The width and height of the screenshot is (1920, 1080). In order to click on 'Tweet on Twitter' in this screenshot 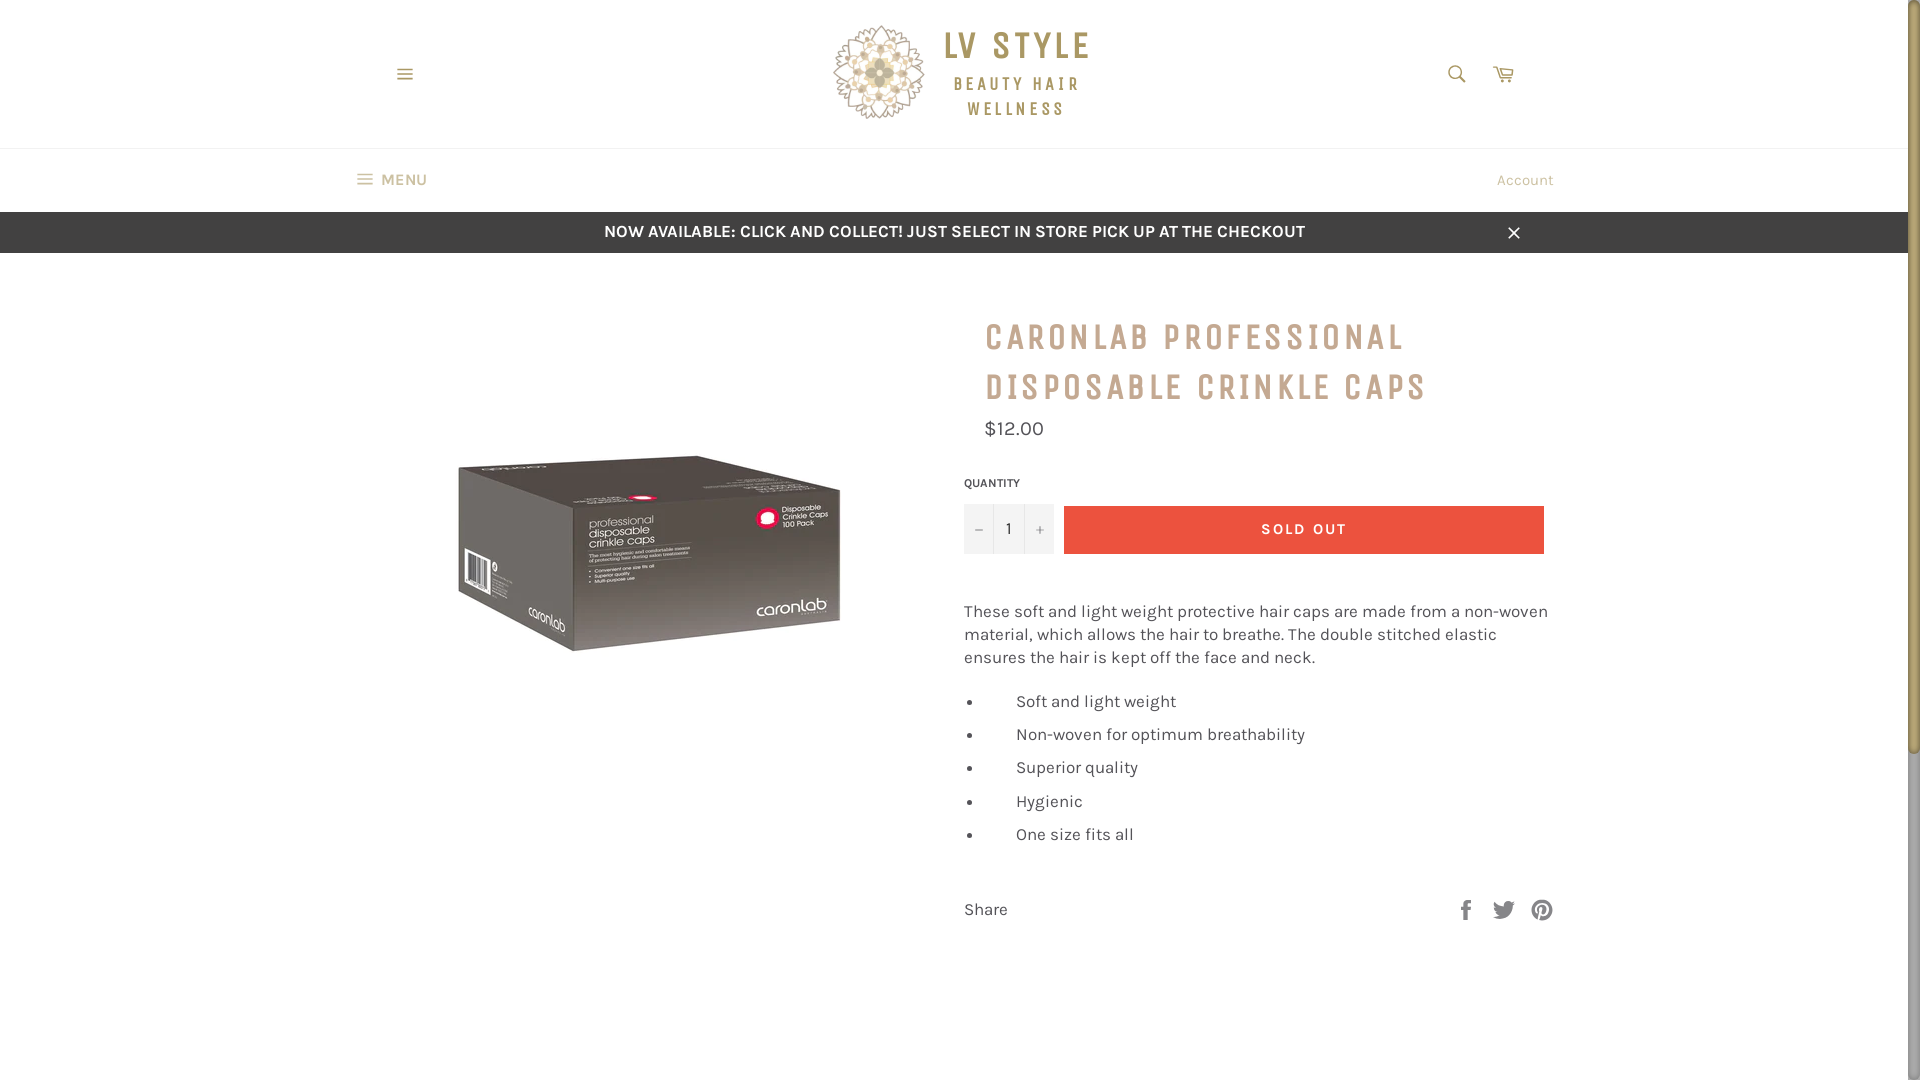, I will do `click(1506, 909)`.